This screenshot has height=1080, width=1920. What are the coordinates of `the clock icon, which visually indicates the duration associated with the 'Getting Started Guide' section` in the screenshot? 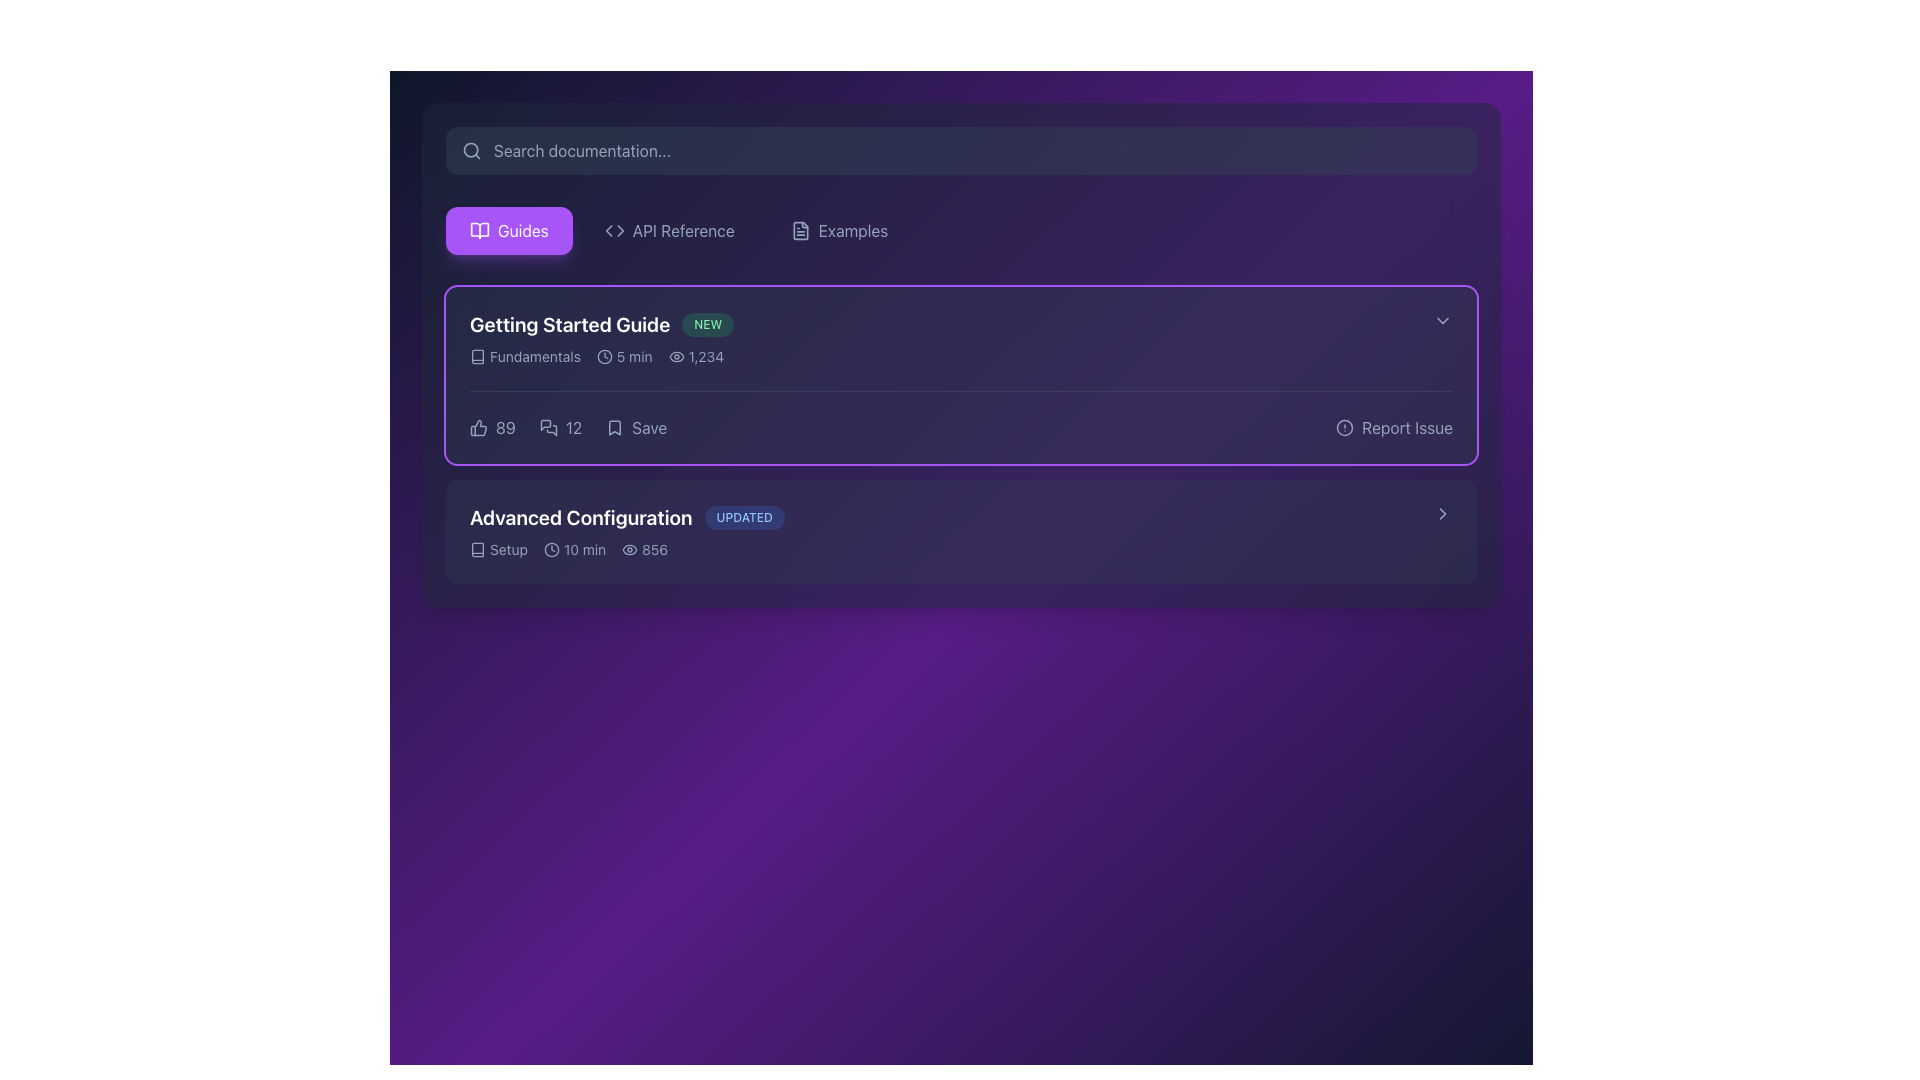 It's located at (603, 356).